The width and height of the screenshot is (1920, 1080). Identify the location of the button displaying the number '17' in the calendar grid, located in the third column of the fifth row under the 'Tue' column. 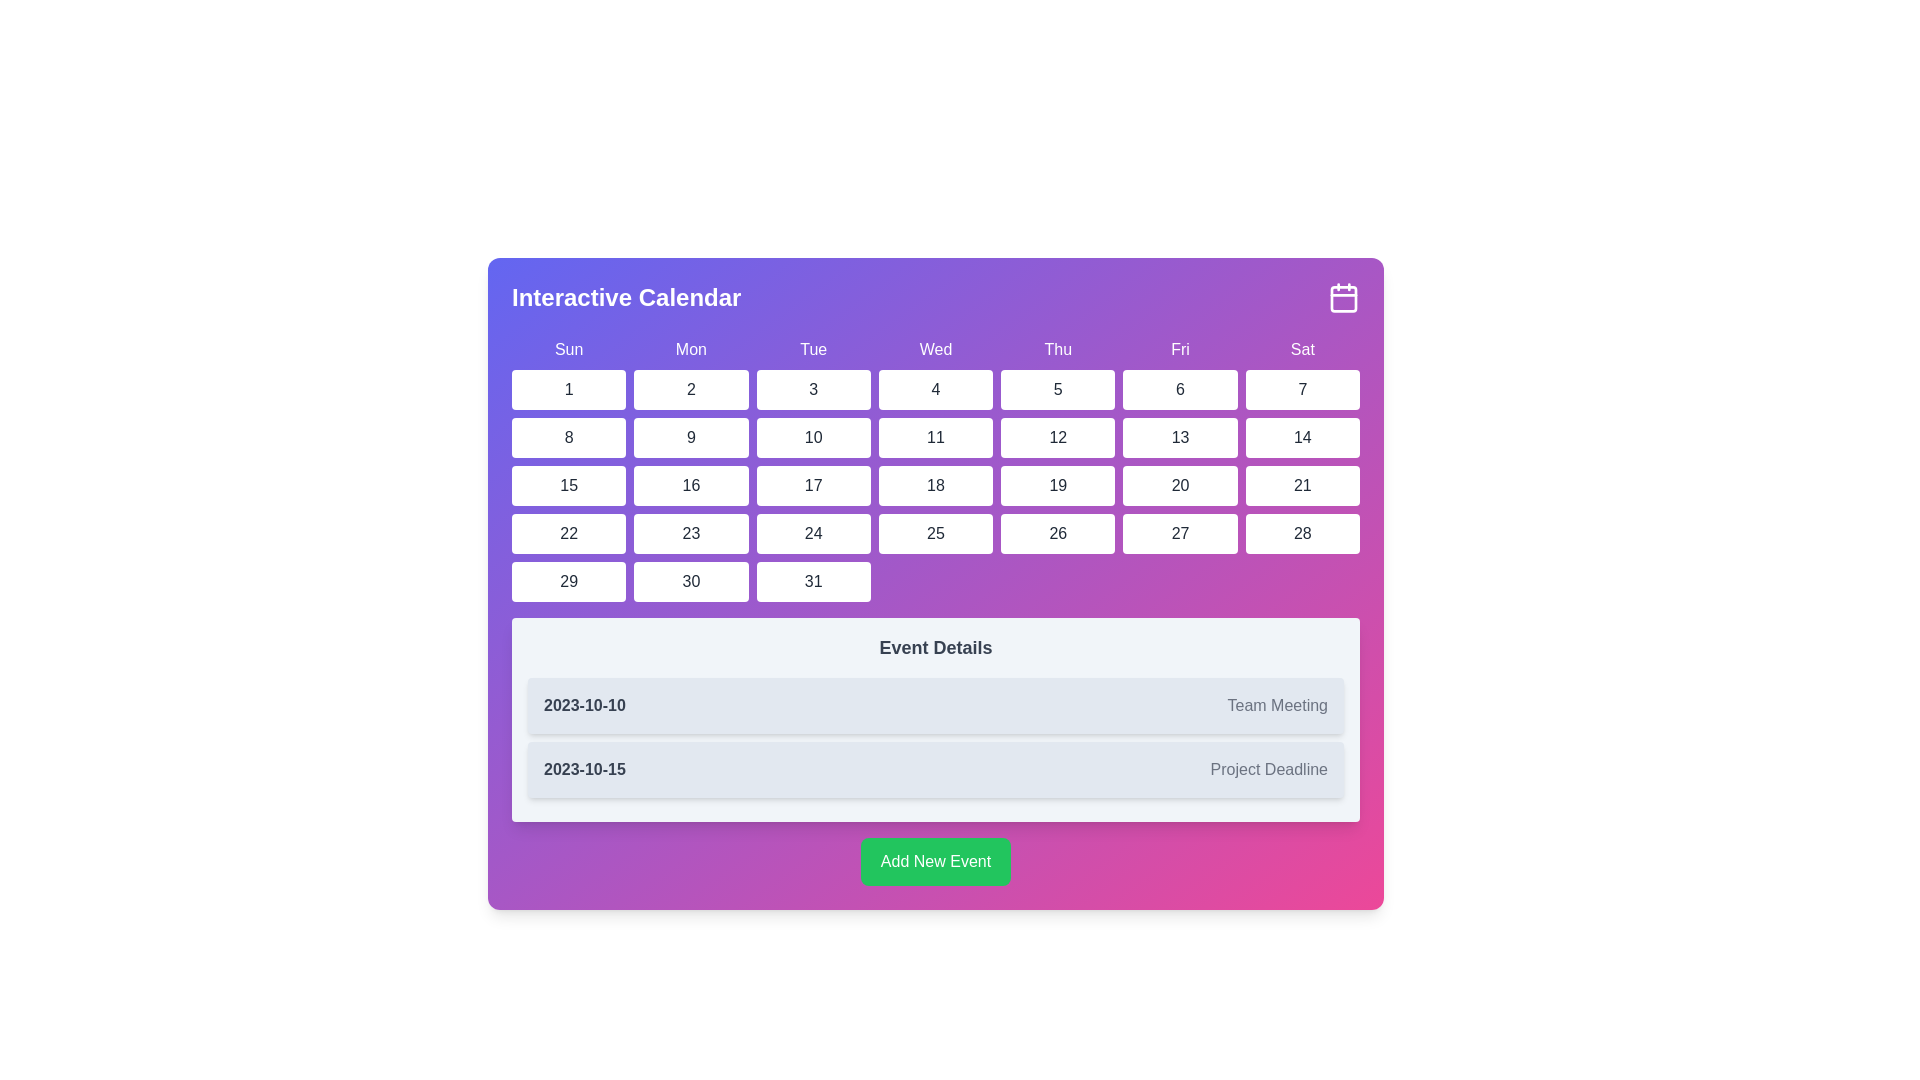
(813, 486).